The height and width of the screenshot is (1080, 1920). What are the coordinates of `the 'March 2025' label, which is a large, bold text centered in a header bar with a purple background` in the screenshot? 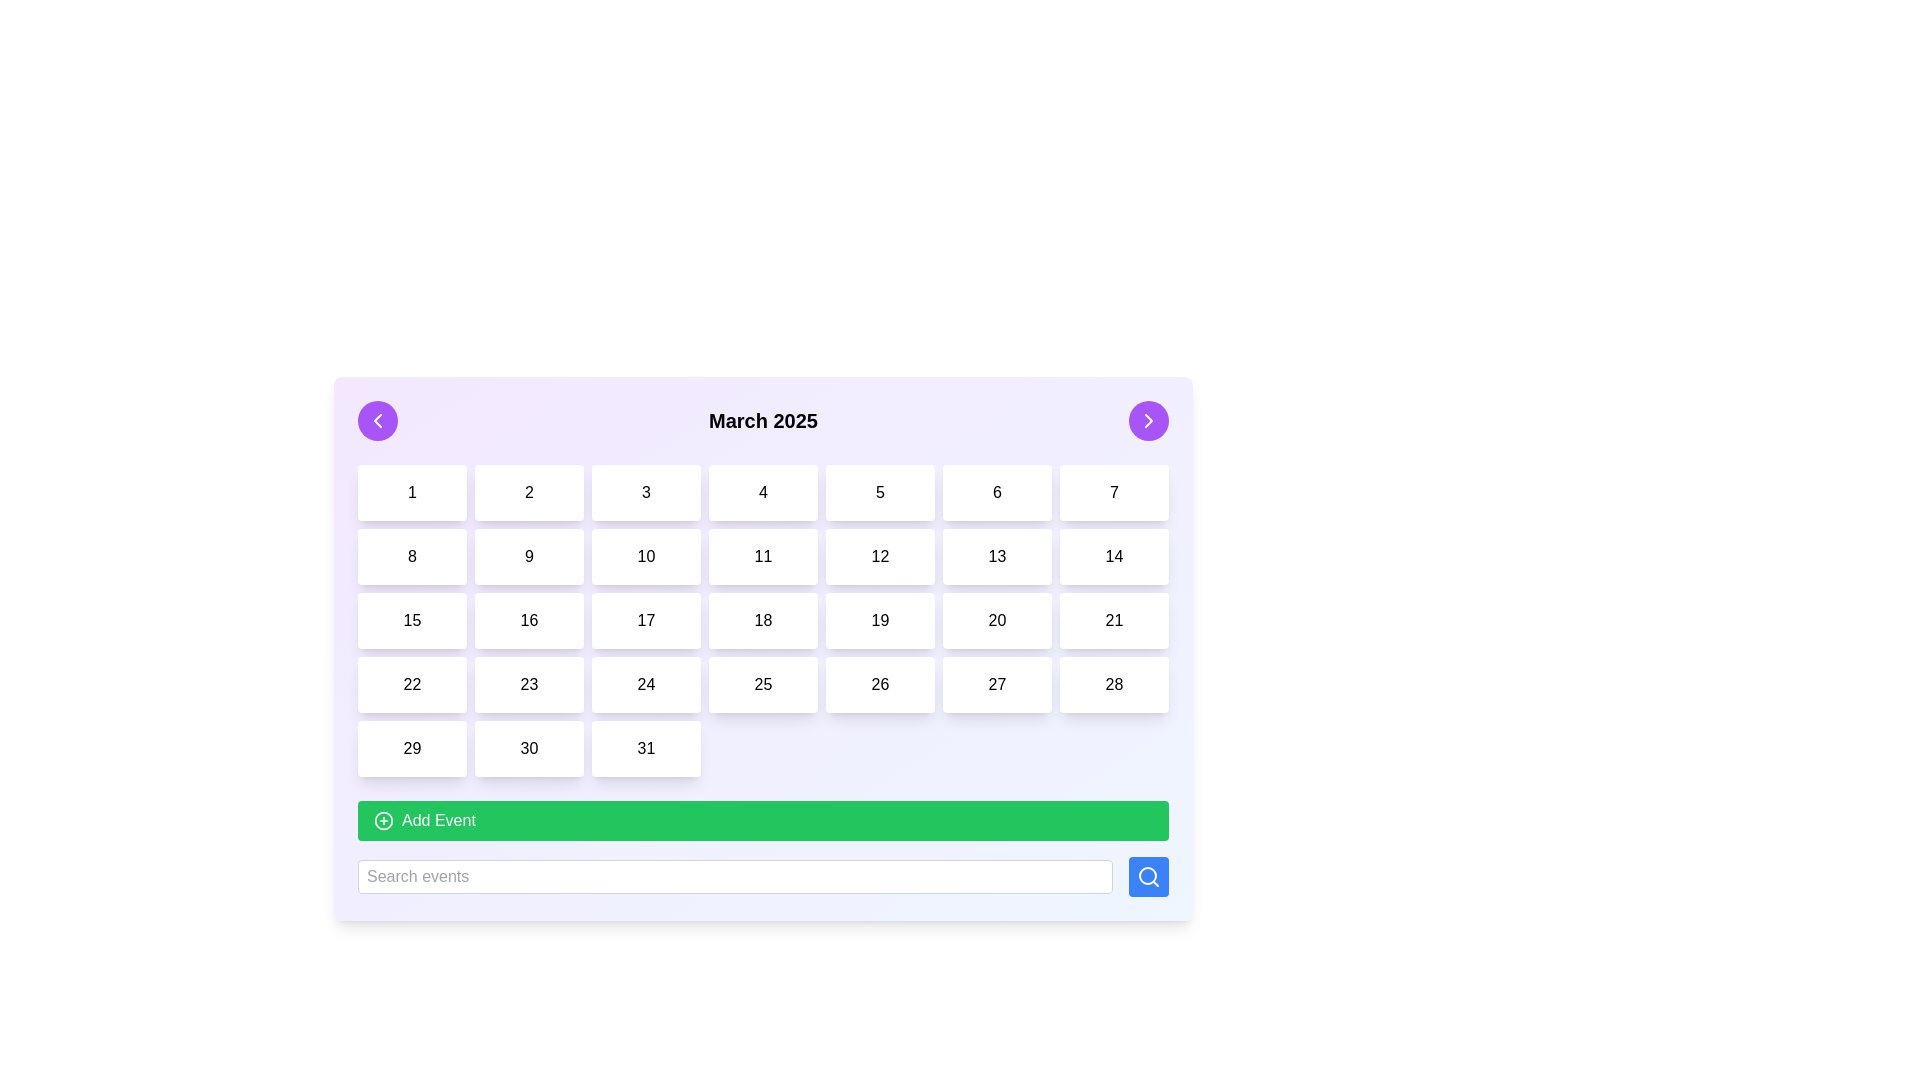 It's located at (762, 419).